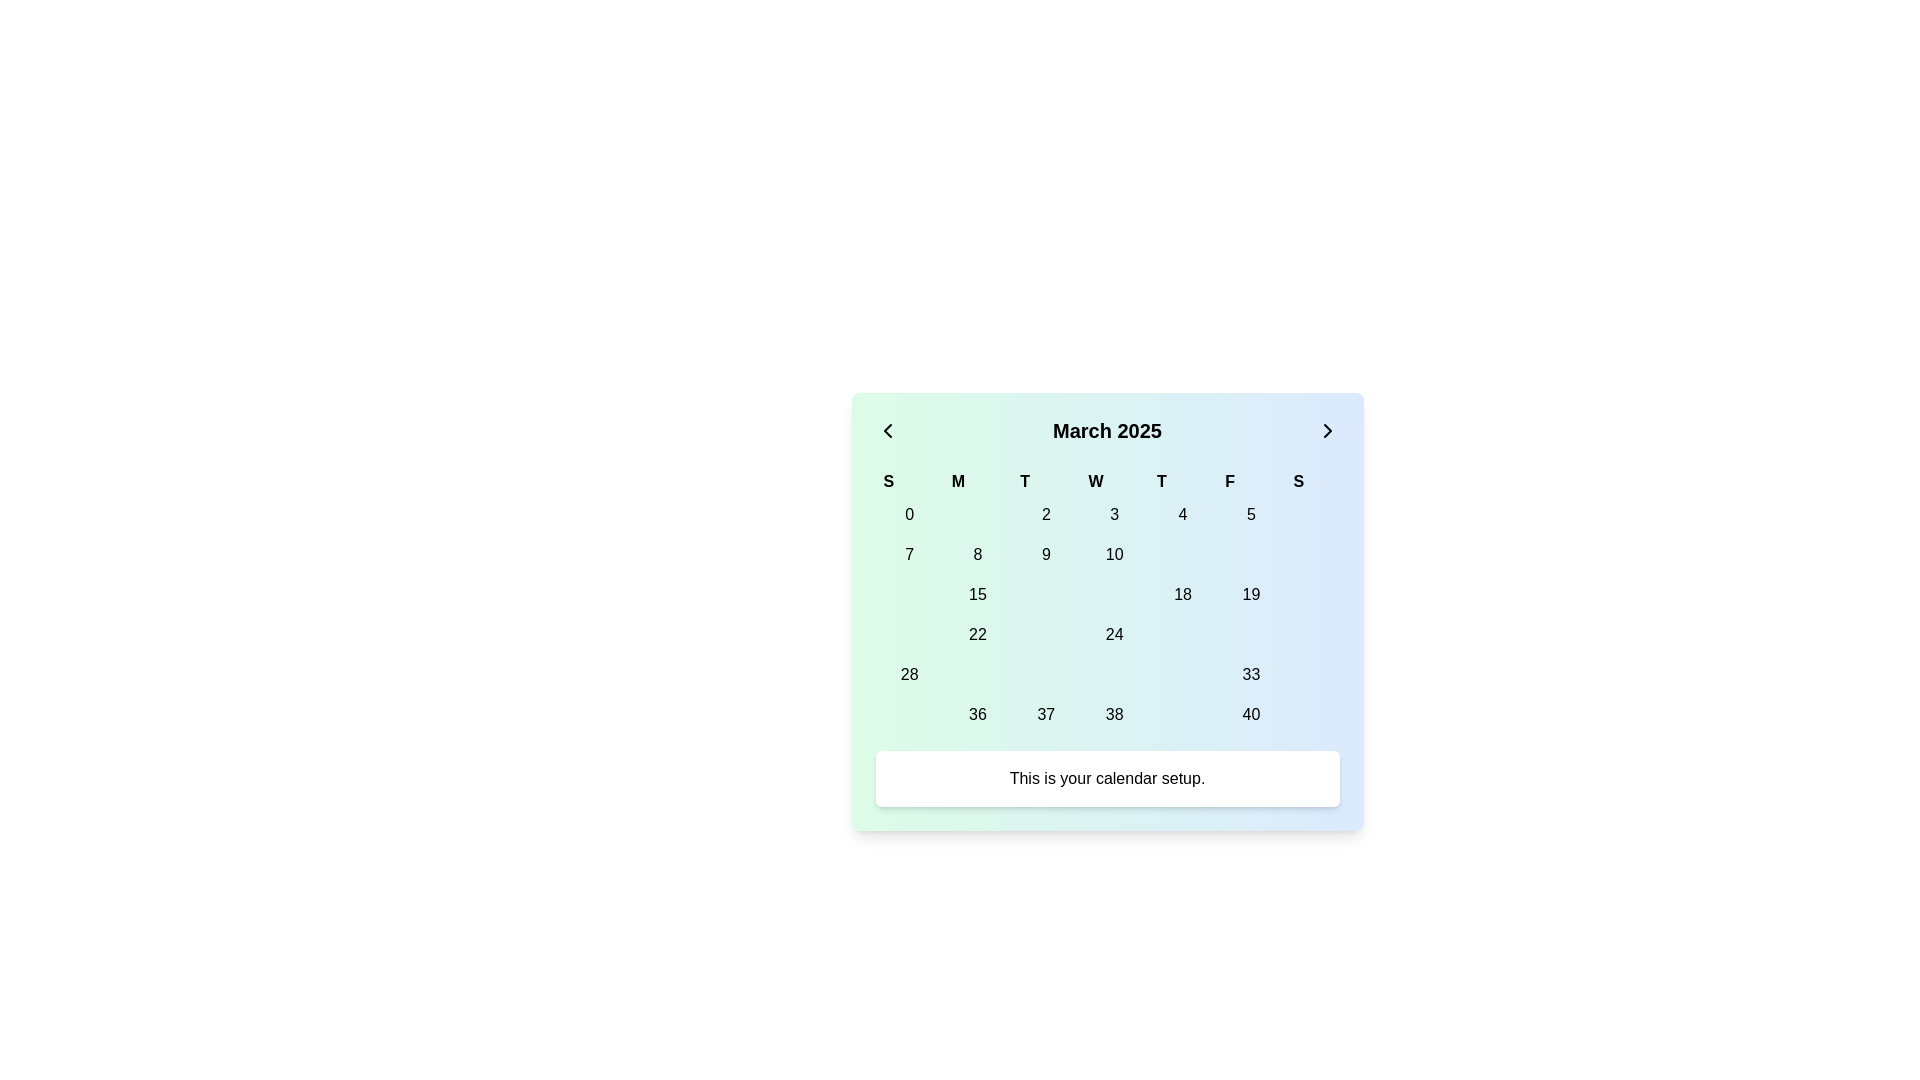 This screenshot has width=1920, height=1080. Describe the element at coordinates (1045, 635) in the screenshot. I see `the empty grid cell located in the third cell of the fourth row within the grid structure` at that location.